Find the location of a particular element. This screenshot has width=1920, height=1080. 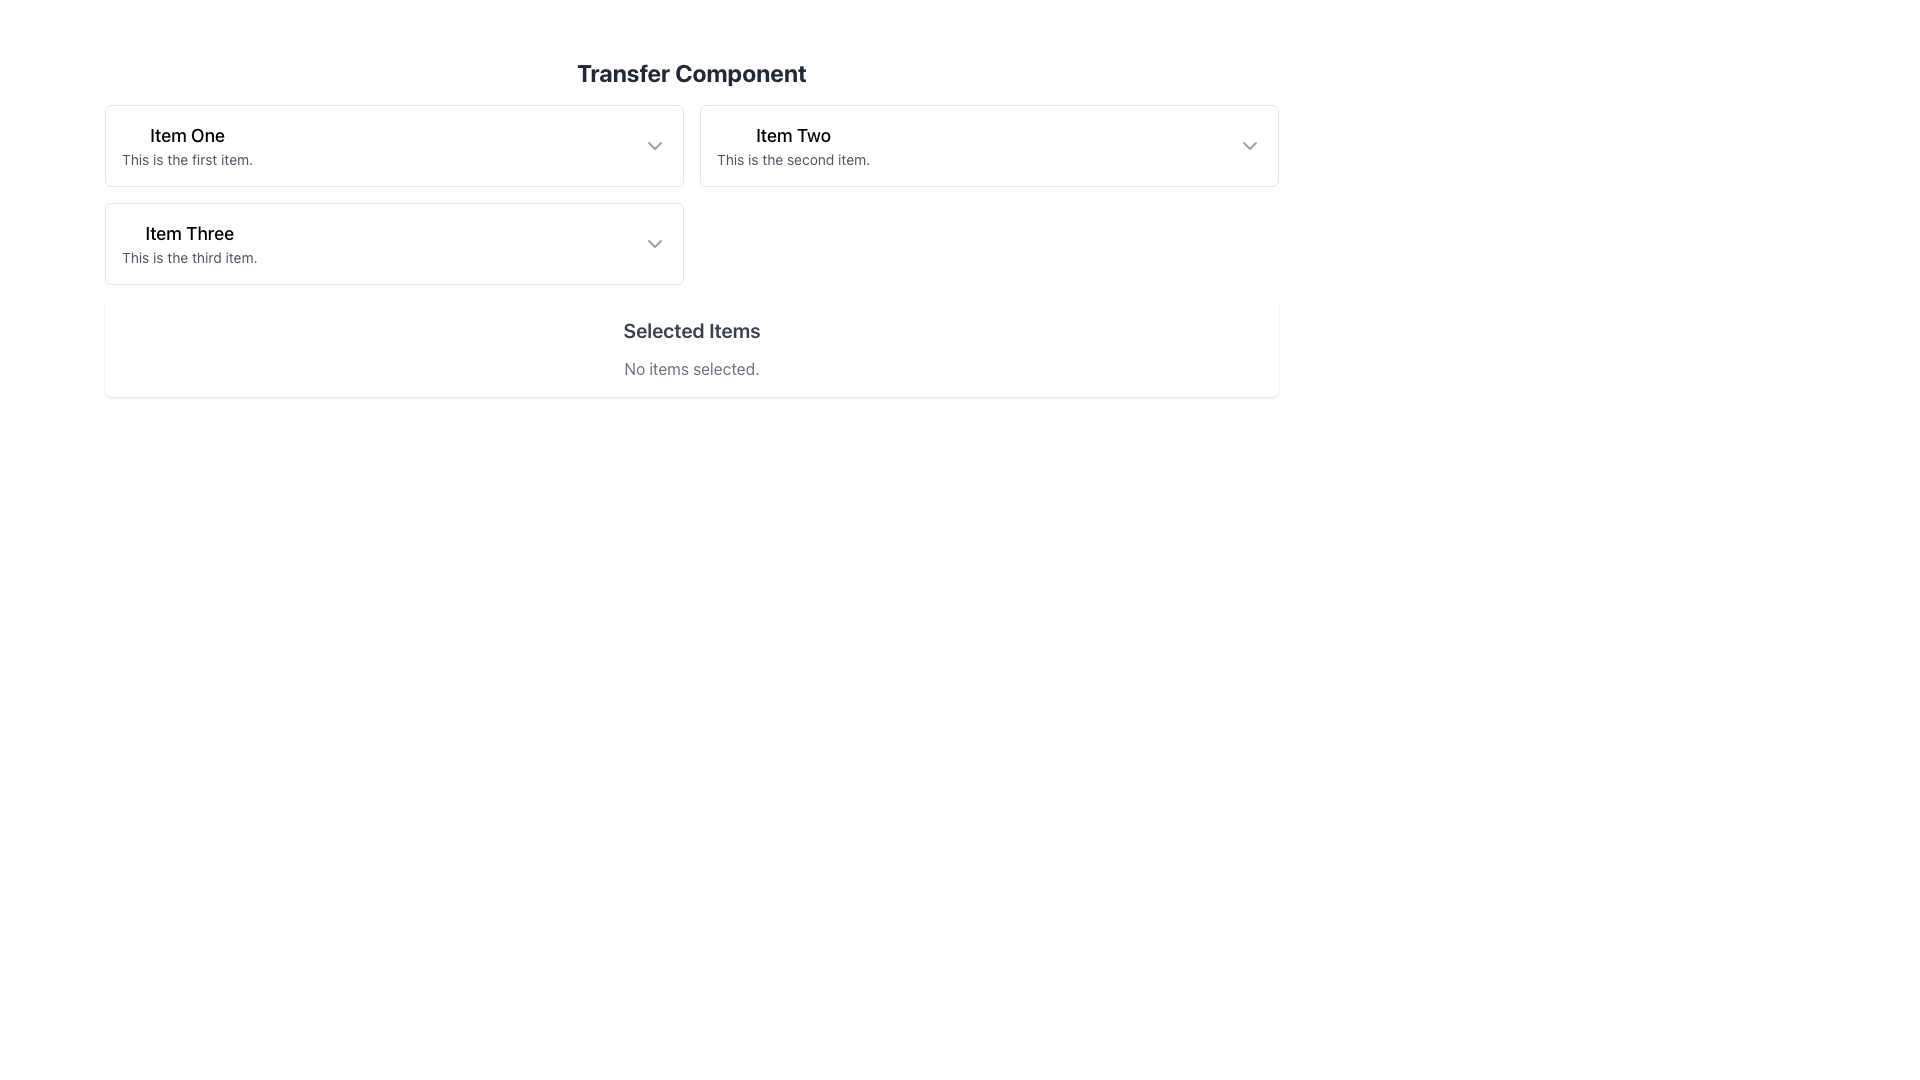

the text contents of the second Label/Description Block in the 'Transfer Component' section, which is positioned between 'Item One' and 'Item Three' is located at coordinates (792, 145).